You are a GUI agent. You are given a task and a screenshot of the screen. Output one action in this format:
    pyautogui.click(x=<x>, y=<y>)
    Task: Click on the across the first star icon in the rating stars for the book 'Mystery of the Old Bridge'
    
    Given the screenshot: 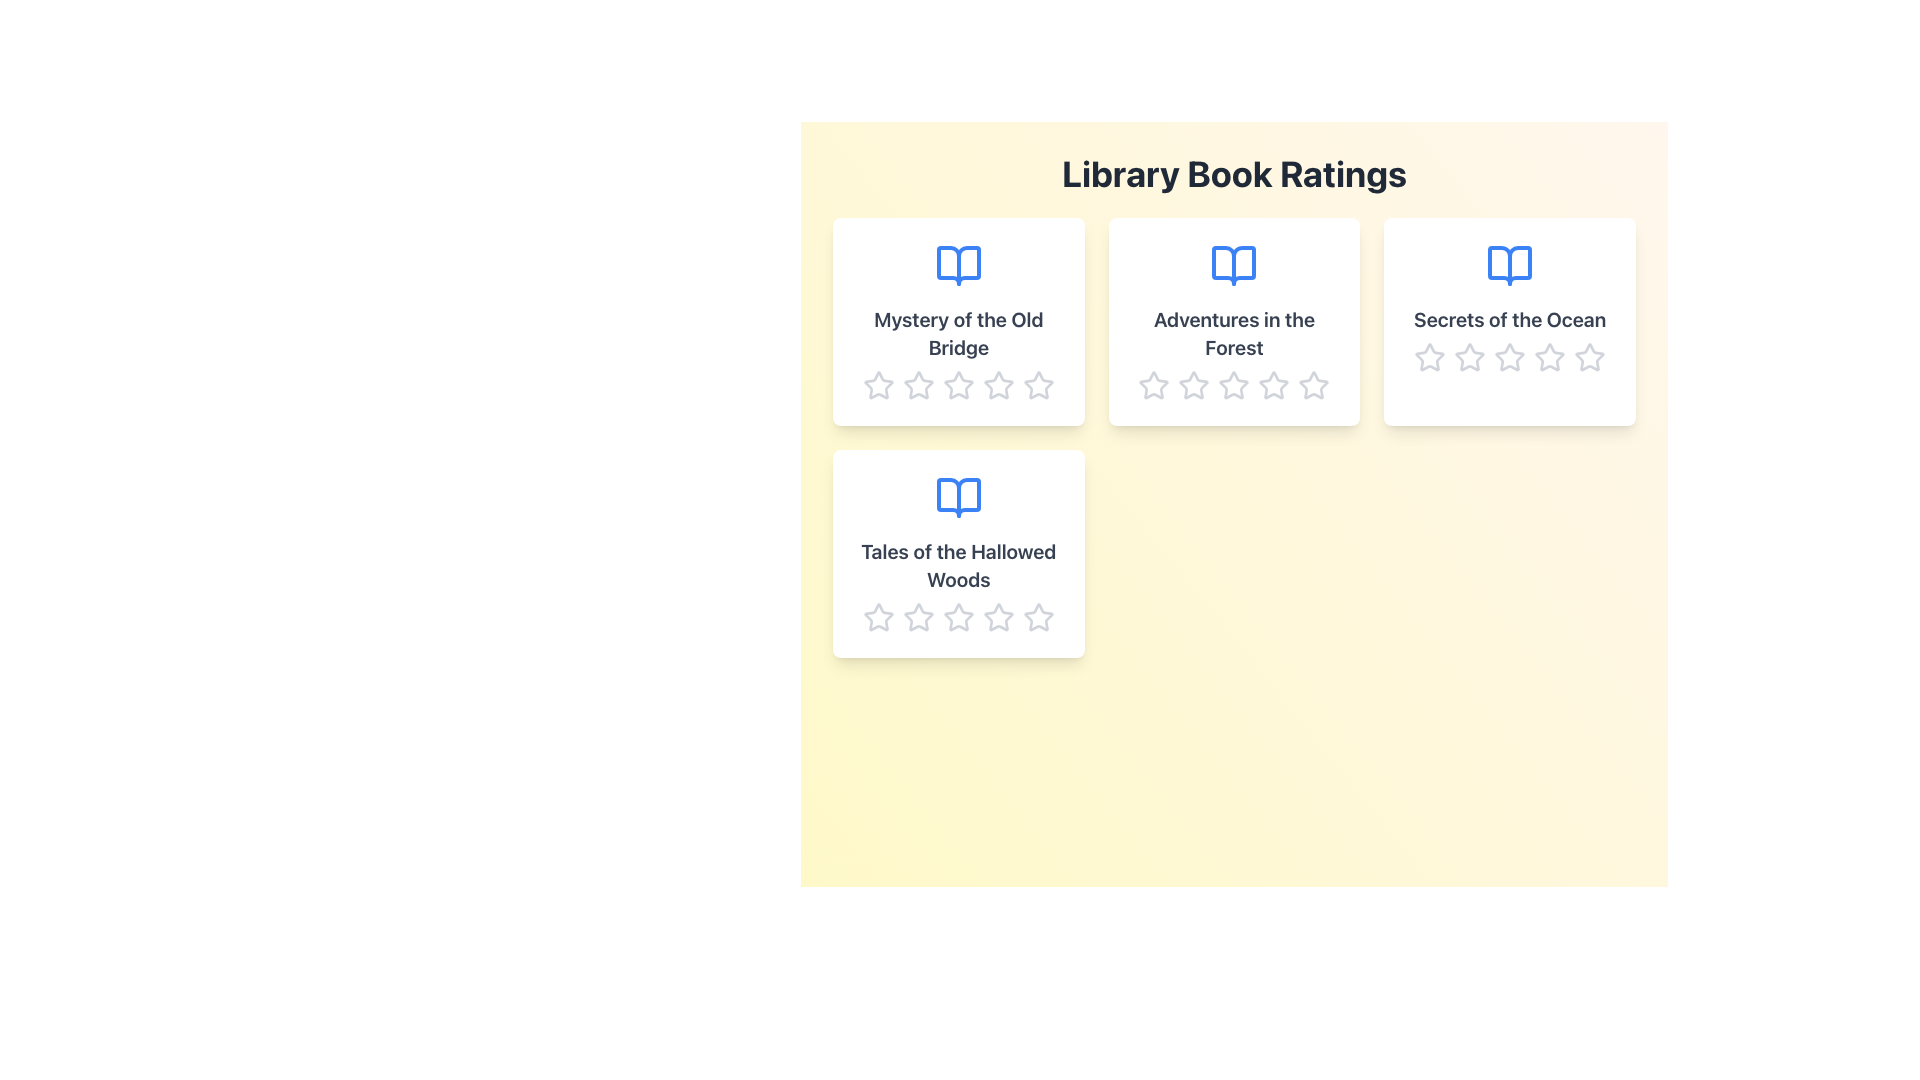 What is the action you would take?
    pyautogui.click(x=878, y=385)
    